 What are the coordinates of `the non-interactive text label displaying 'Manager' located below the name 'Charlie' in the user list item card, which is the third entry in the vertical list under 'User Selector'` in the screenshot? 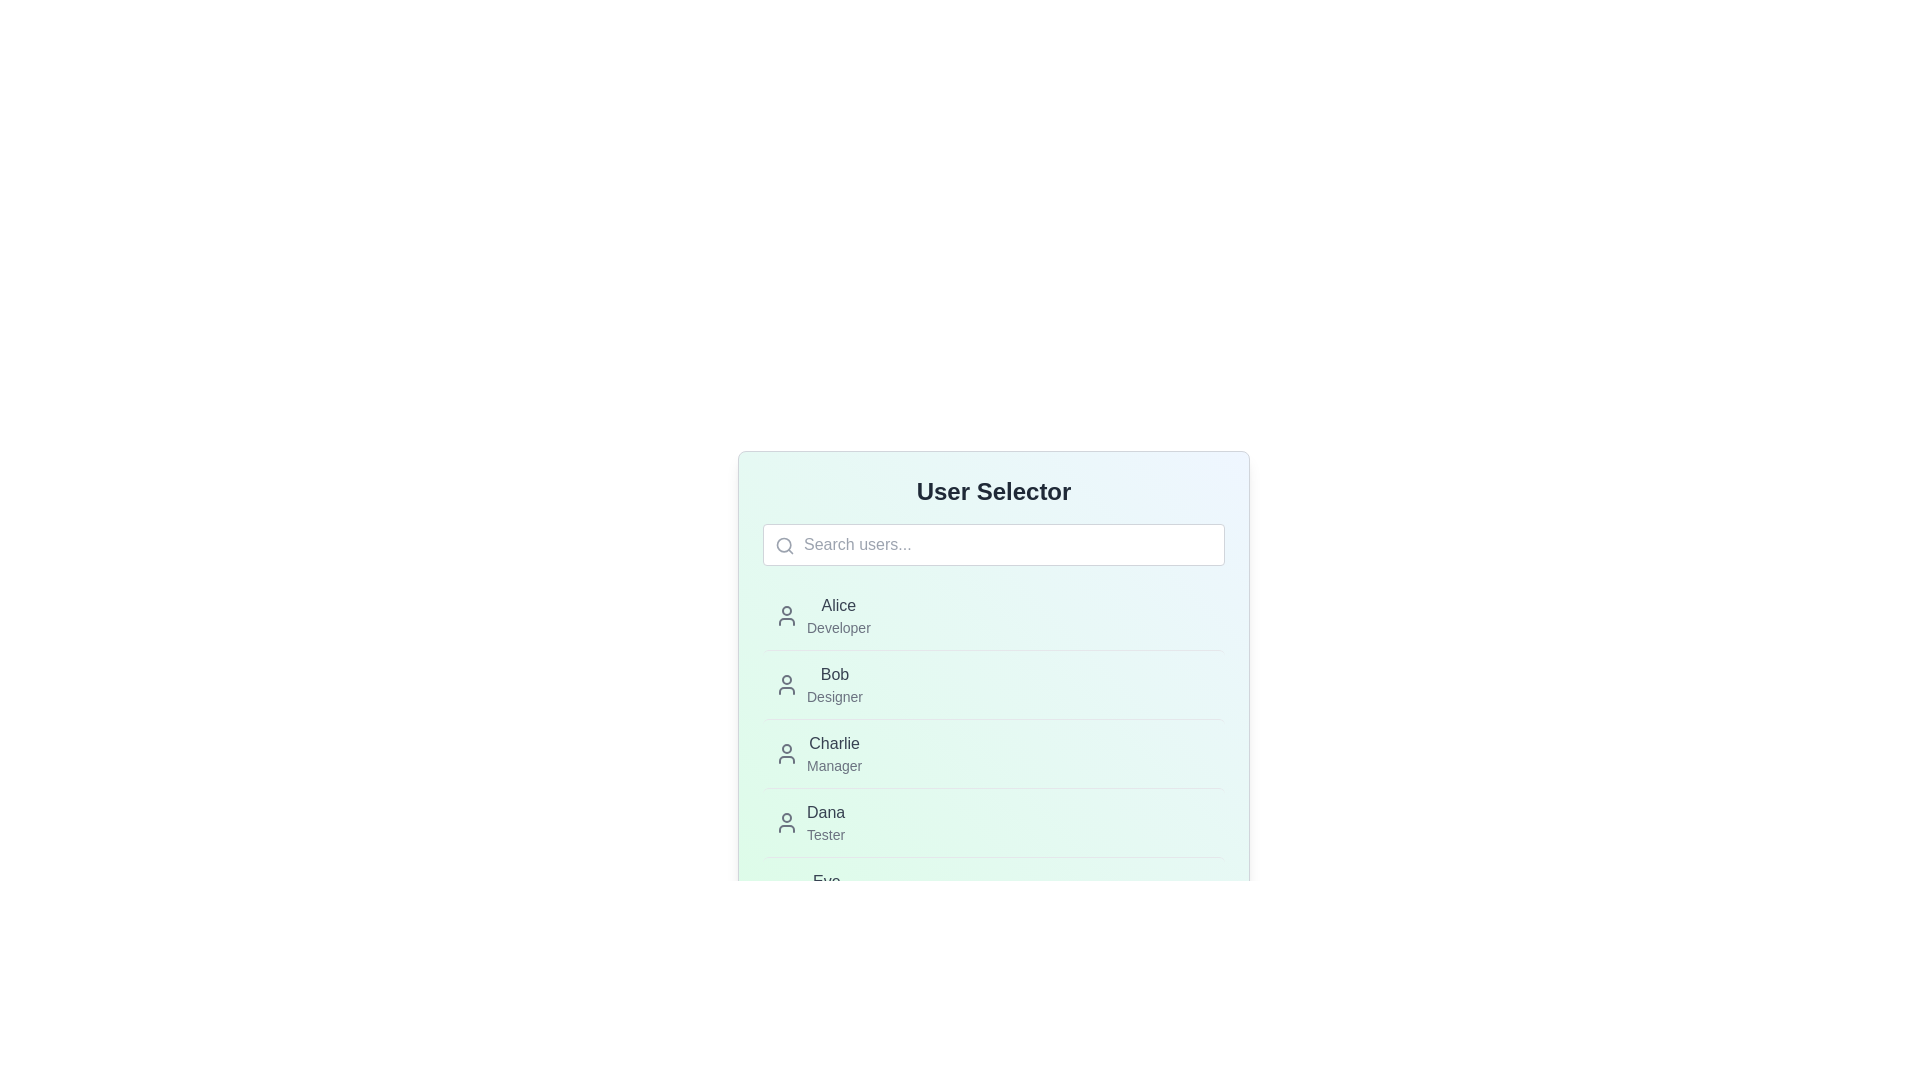 It's located at (834, 765).